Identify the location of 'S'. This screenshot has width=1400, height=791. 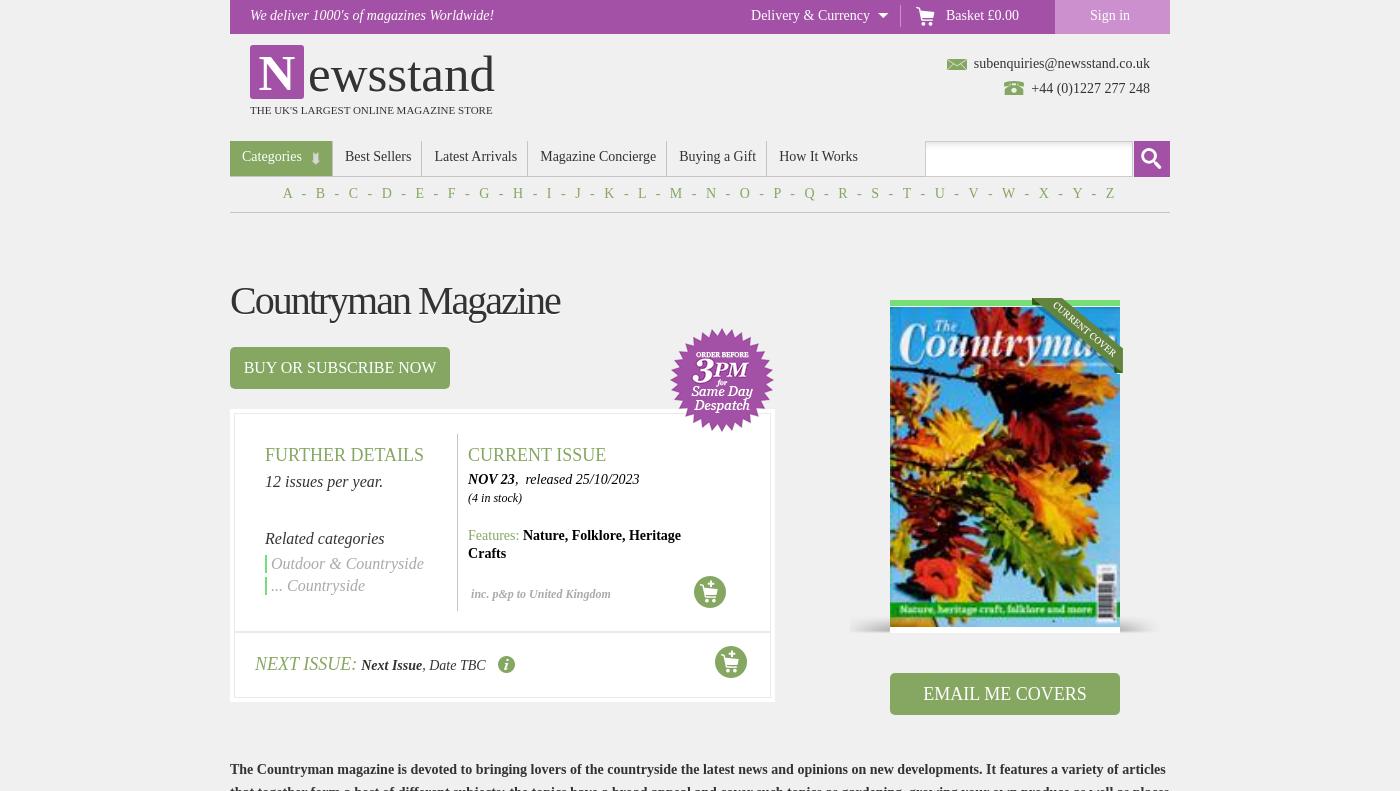
(875, 193).